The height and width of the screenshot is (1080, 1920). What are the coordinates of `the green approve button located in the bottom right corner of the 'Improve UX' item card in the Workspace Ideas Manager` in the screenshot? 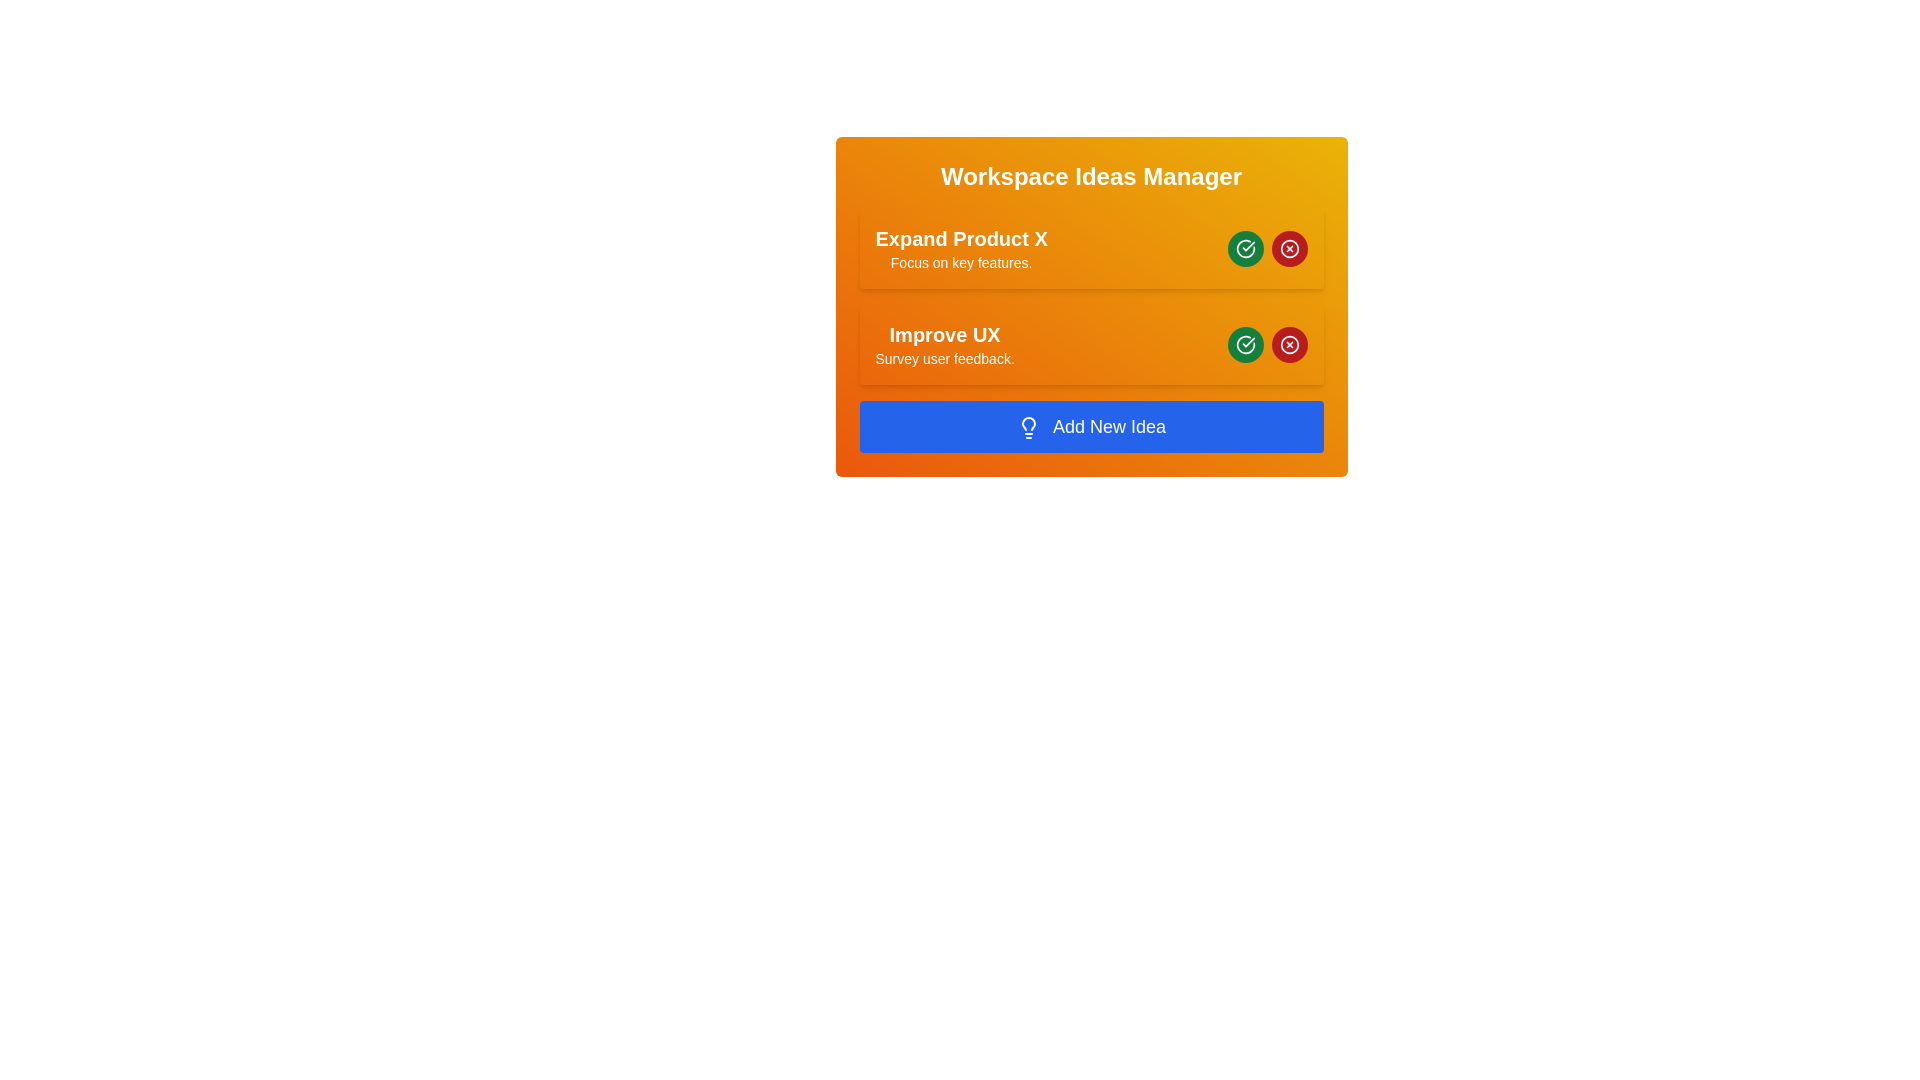 It's located at (1266, 343).